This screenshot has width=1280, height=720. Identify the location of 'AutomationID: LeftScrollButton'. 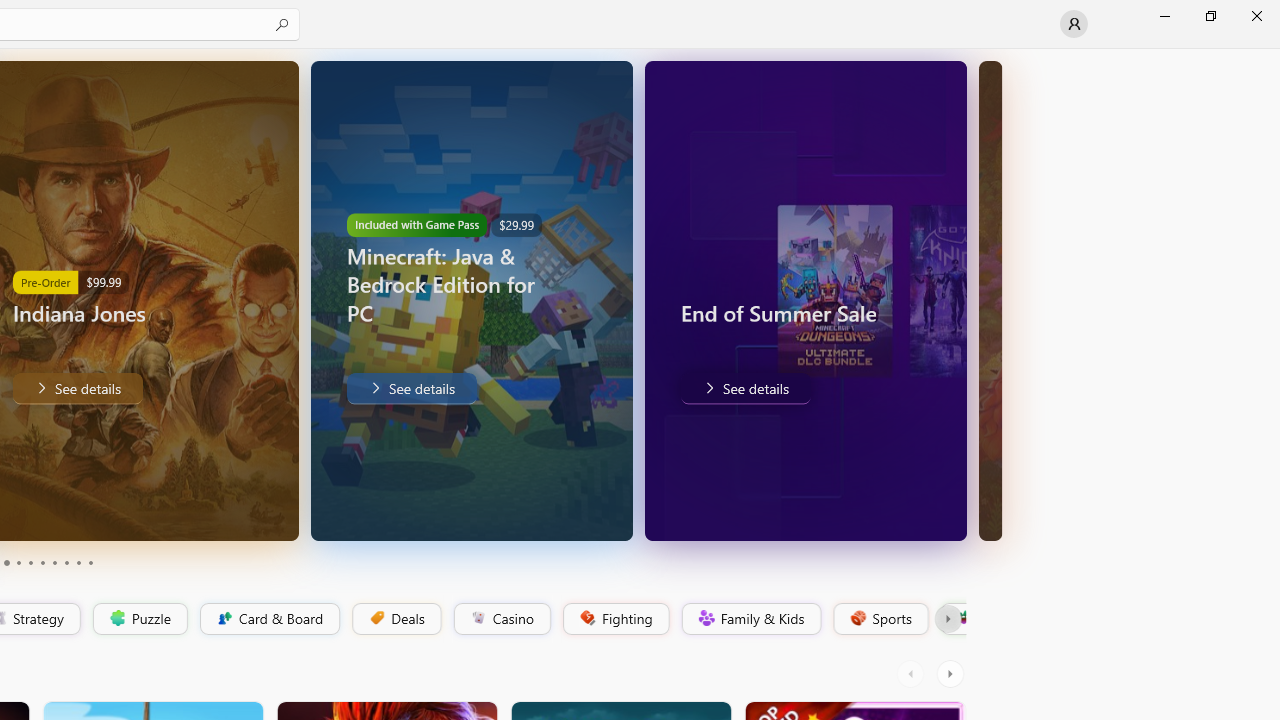
(912, 673).